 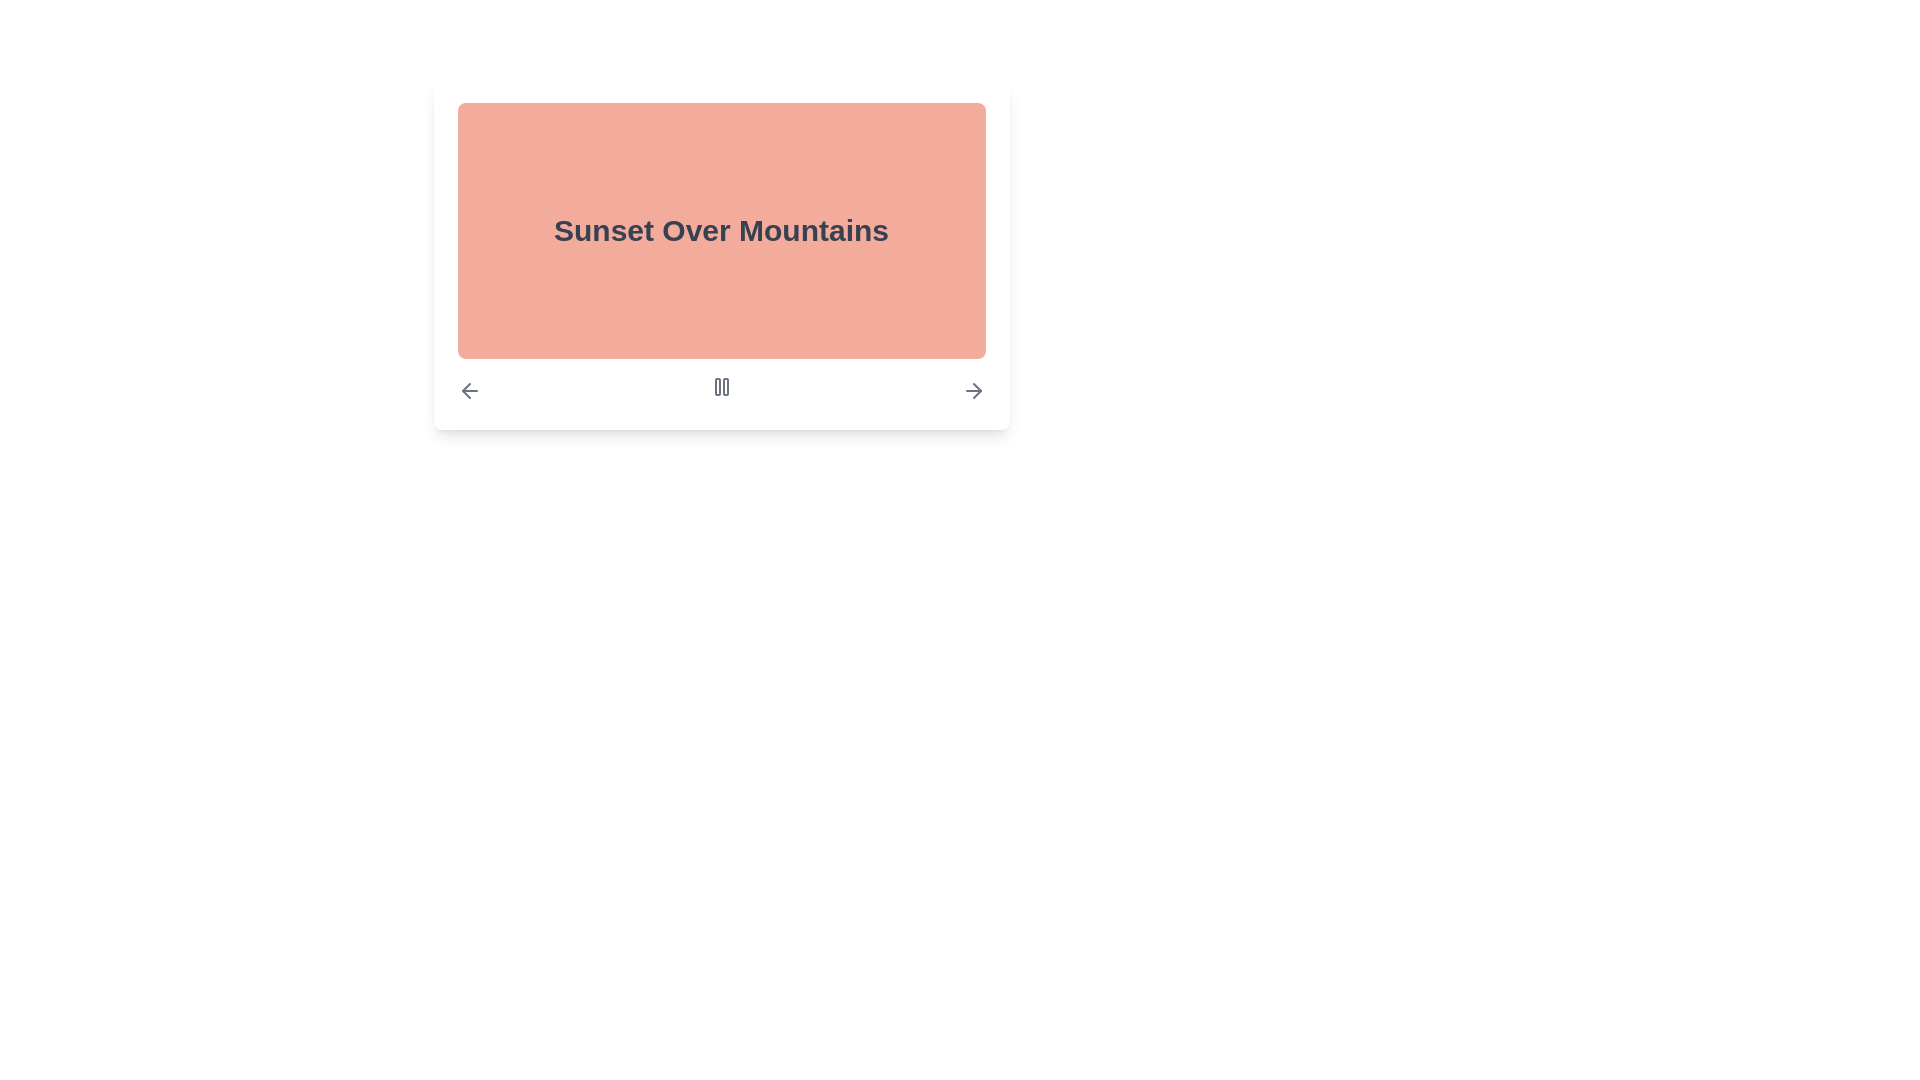 I want to click on the pause button located at the center of the media control navigation bar to change its color, so click(x=720, y=386).